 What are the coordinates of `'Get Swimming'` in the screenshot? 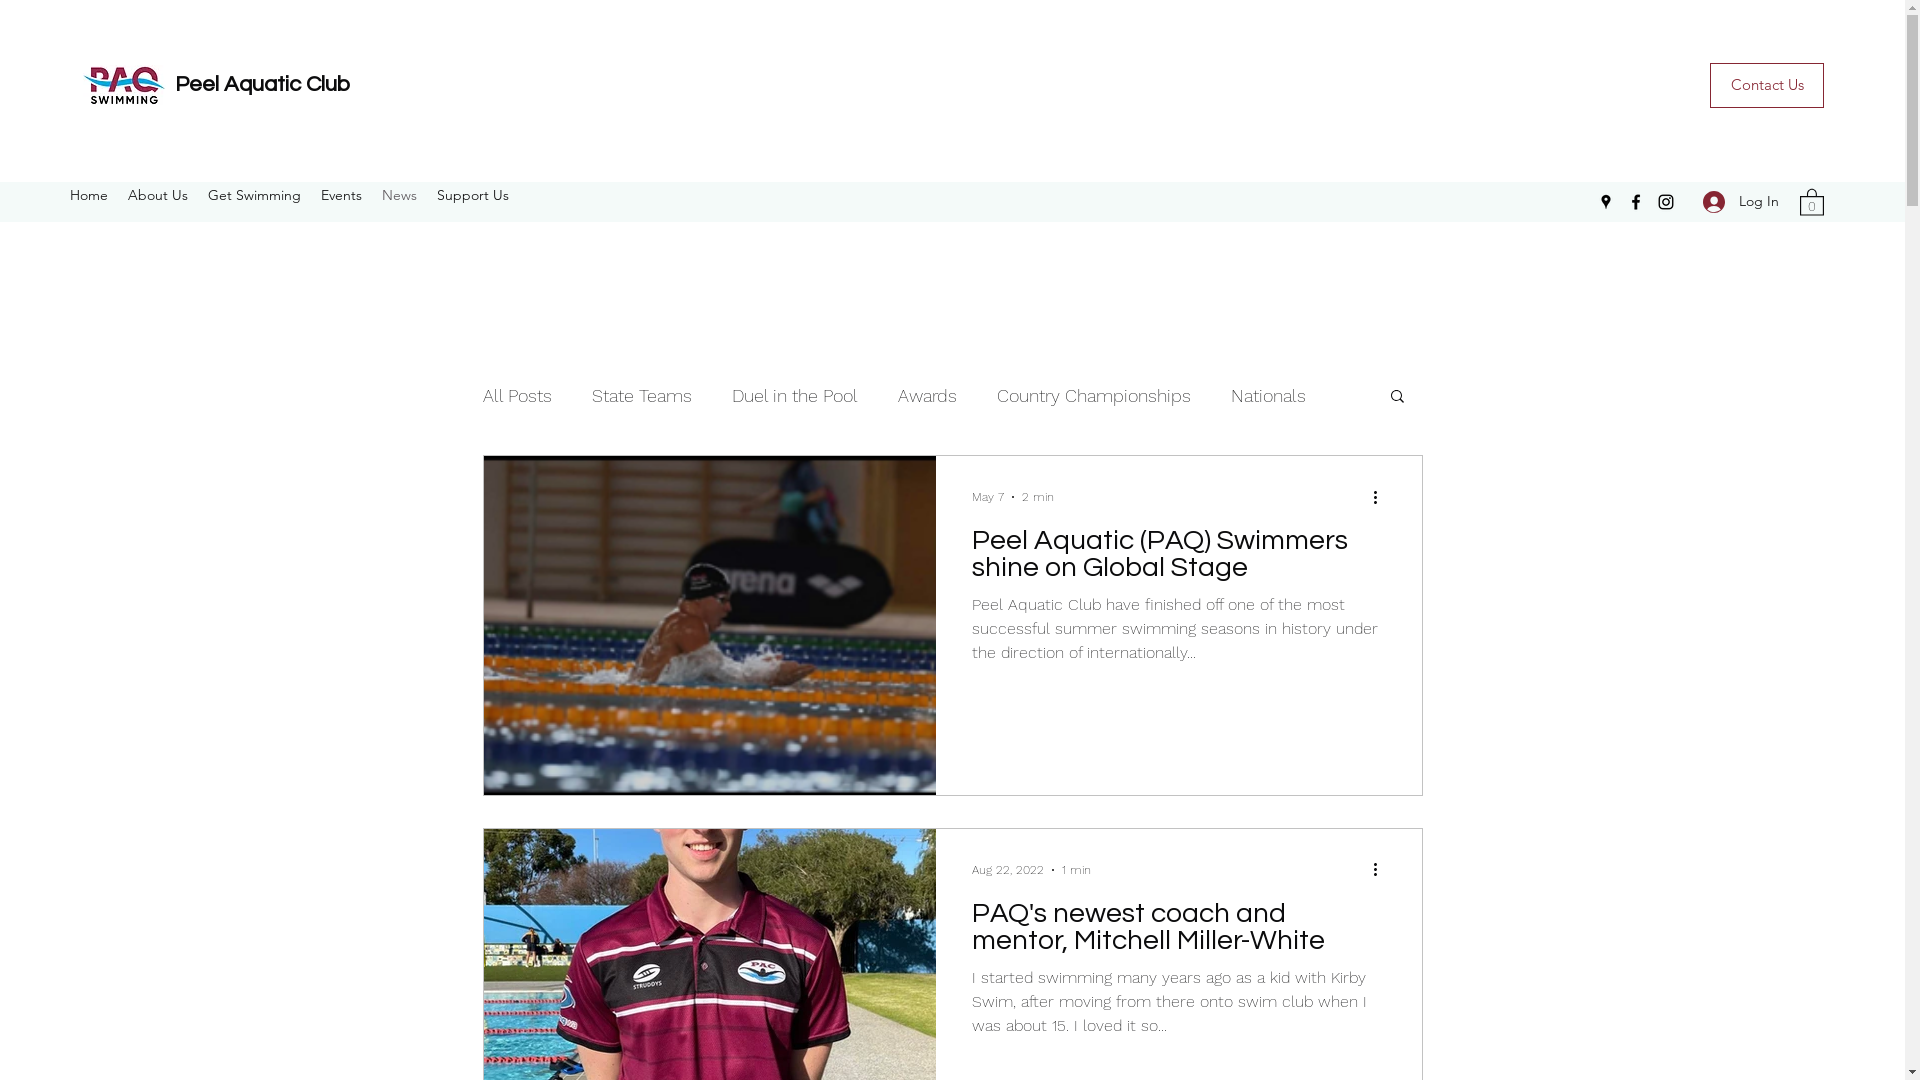 It's located at (253, 195).